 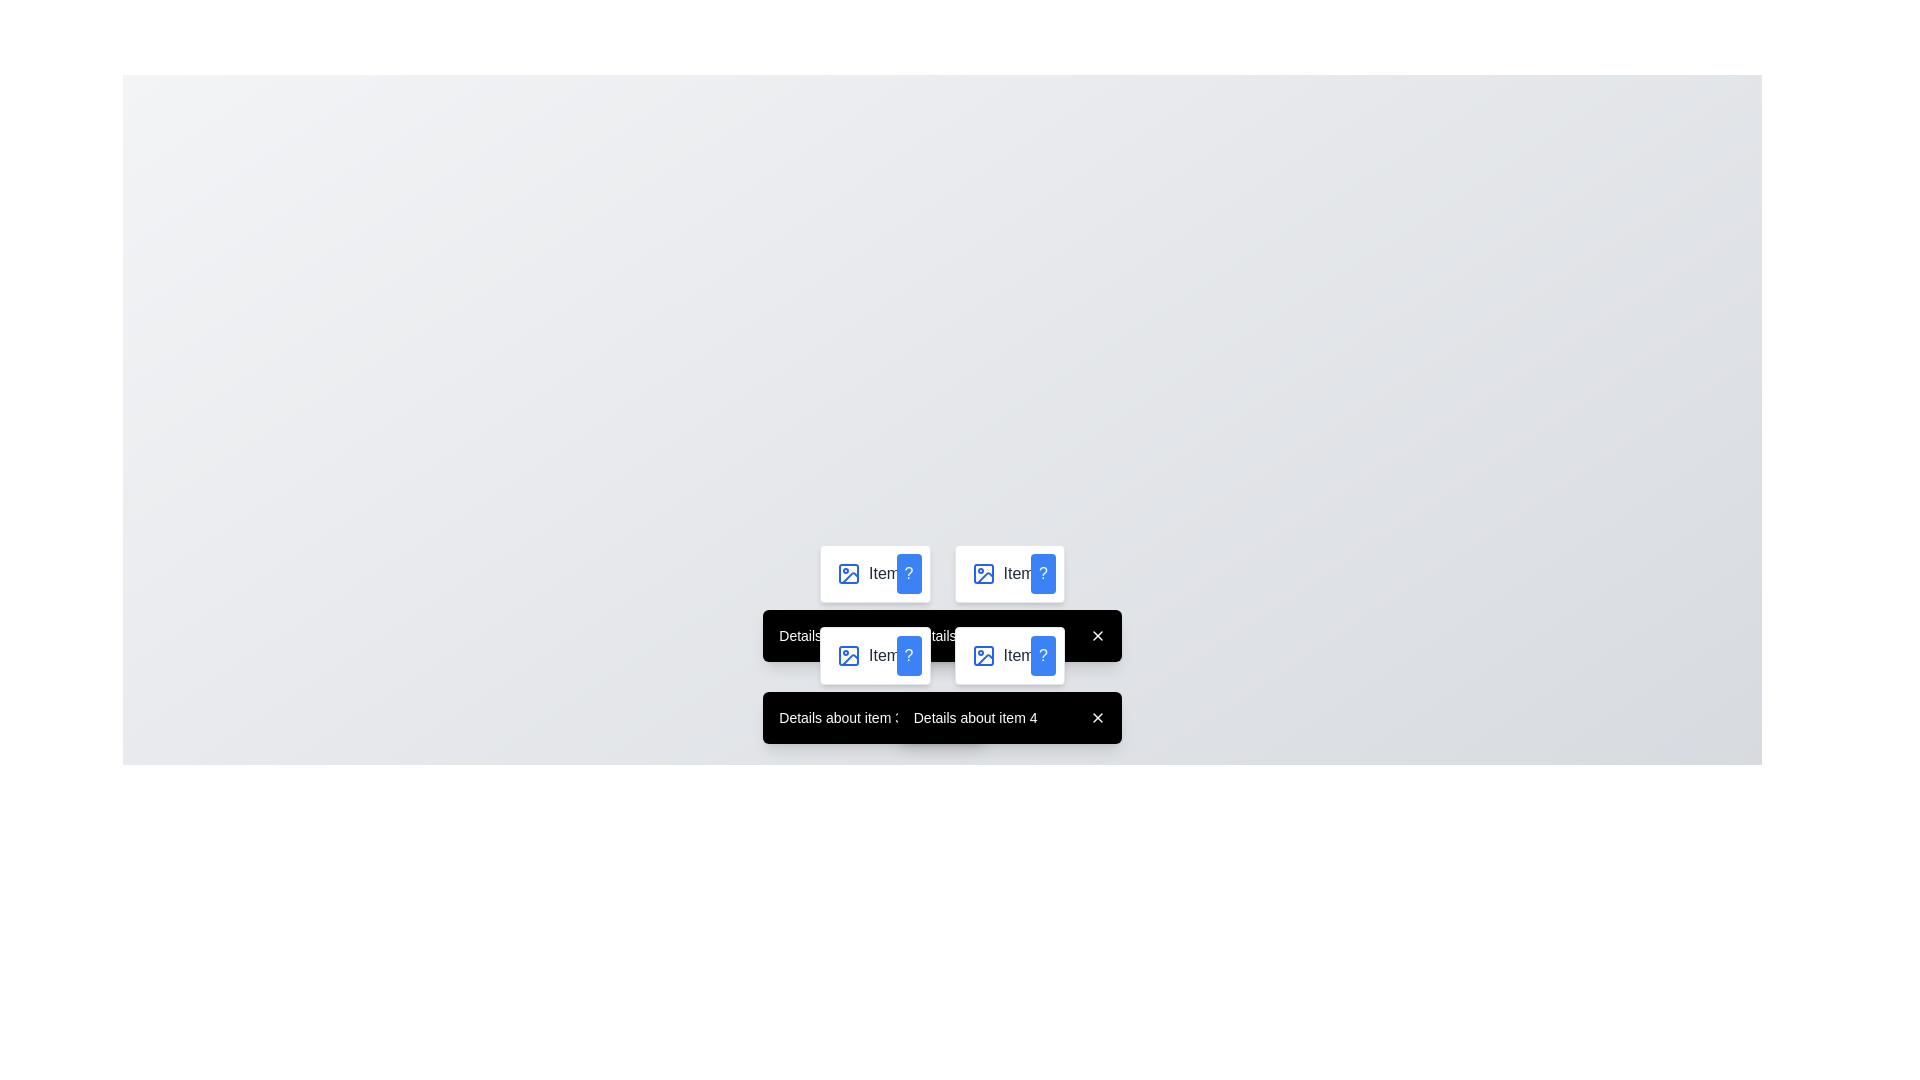 I want to click on the icon representing the feature or option related to images, located to the left of the text 'Item 3', so click(x=849, y=655).